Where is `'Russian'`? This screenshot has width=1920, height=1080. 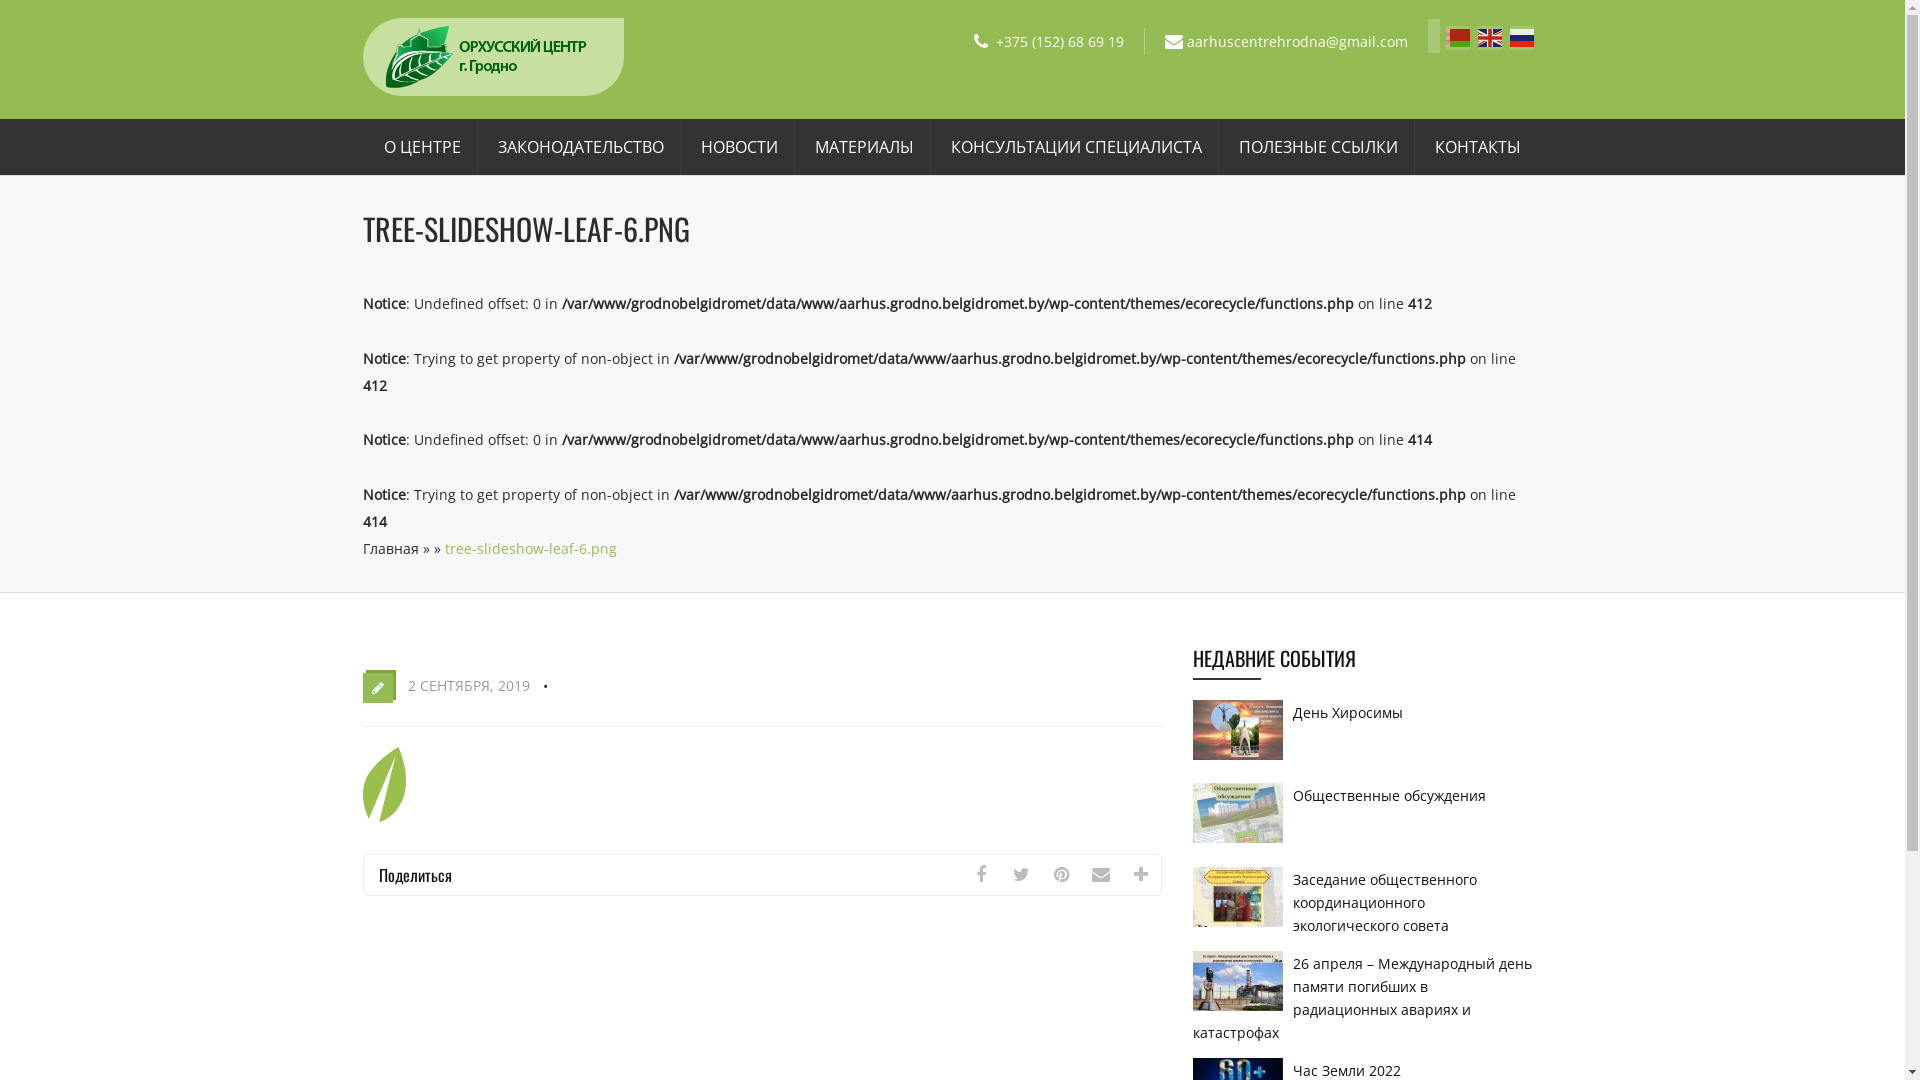 'Russian' is located at coordinates (1510, 35).